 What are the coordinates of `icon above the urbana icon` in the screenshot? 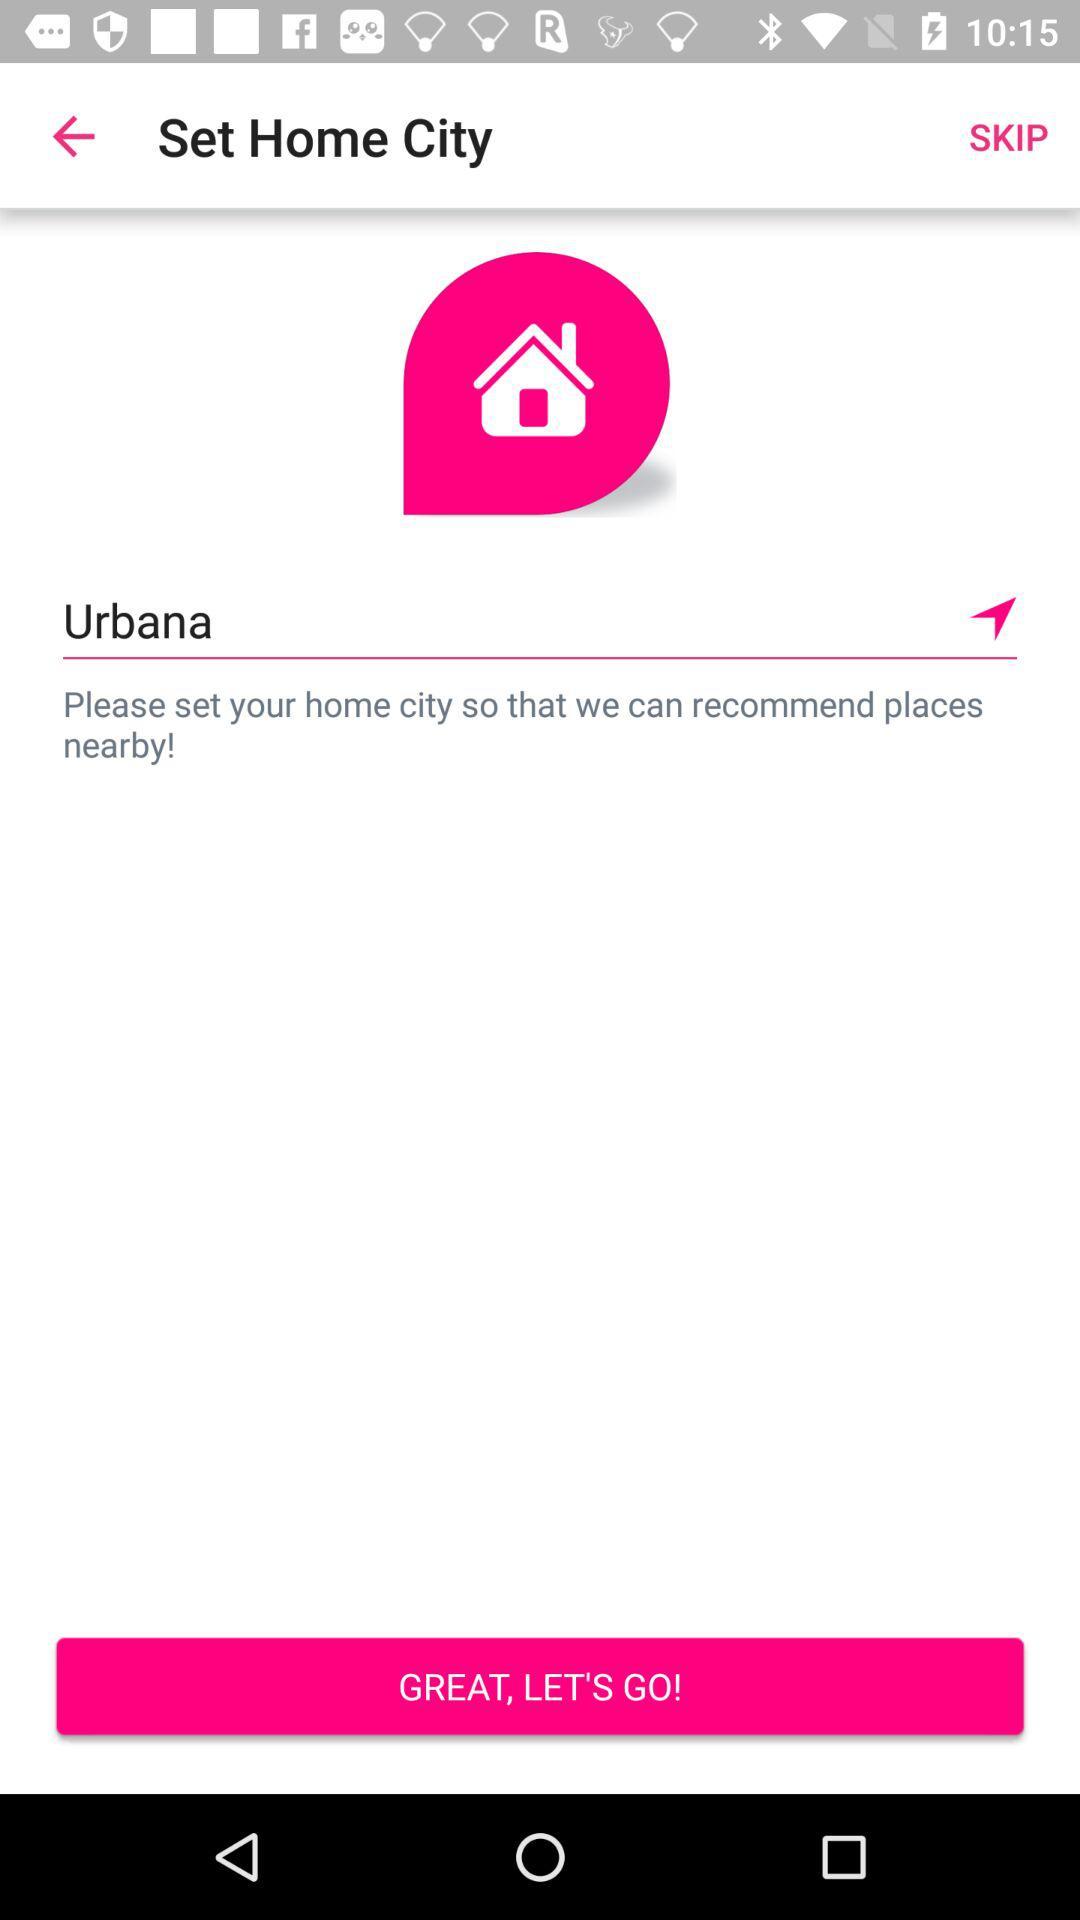 It's located at (1008, 135).